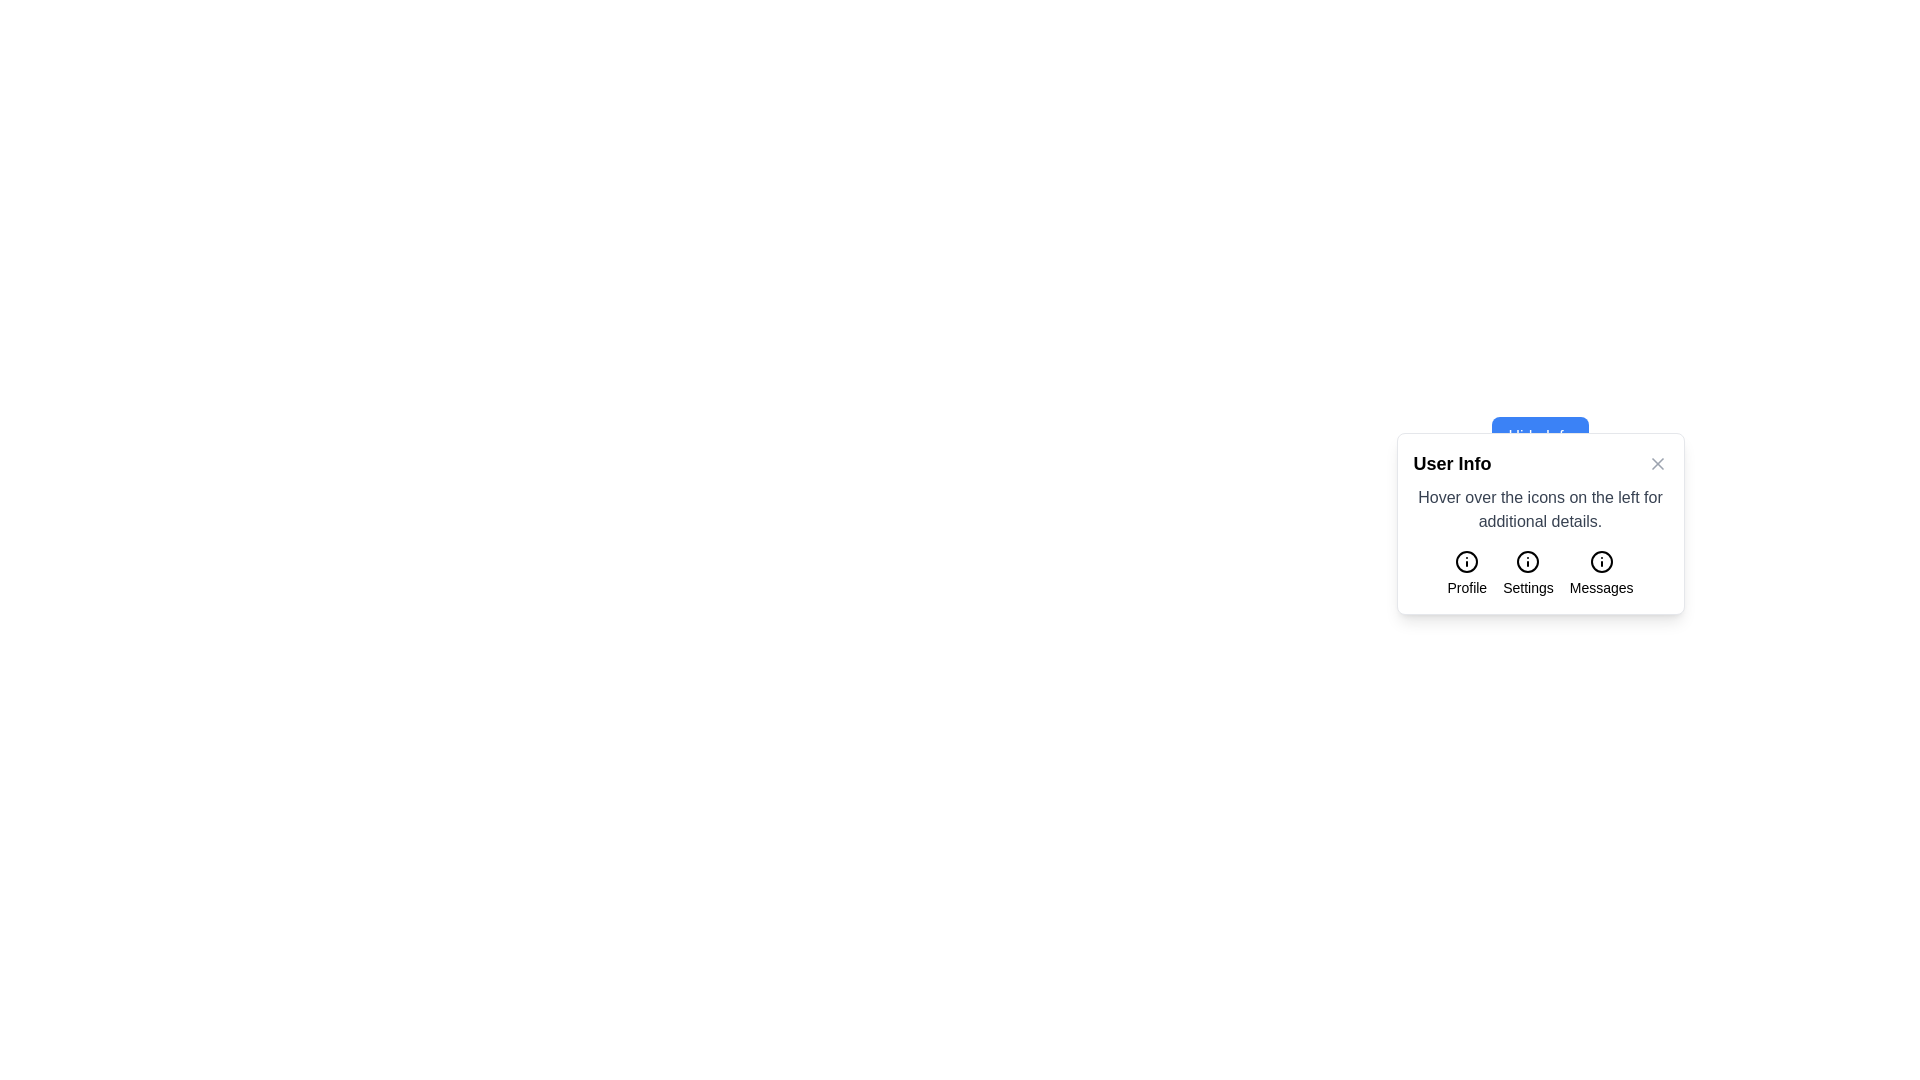  I want to click on the button that toggles the visibility of the user information panel, located above the panel on the right side of the interface, so click(1539, 435).